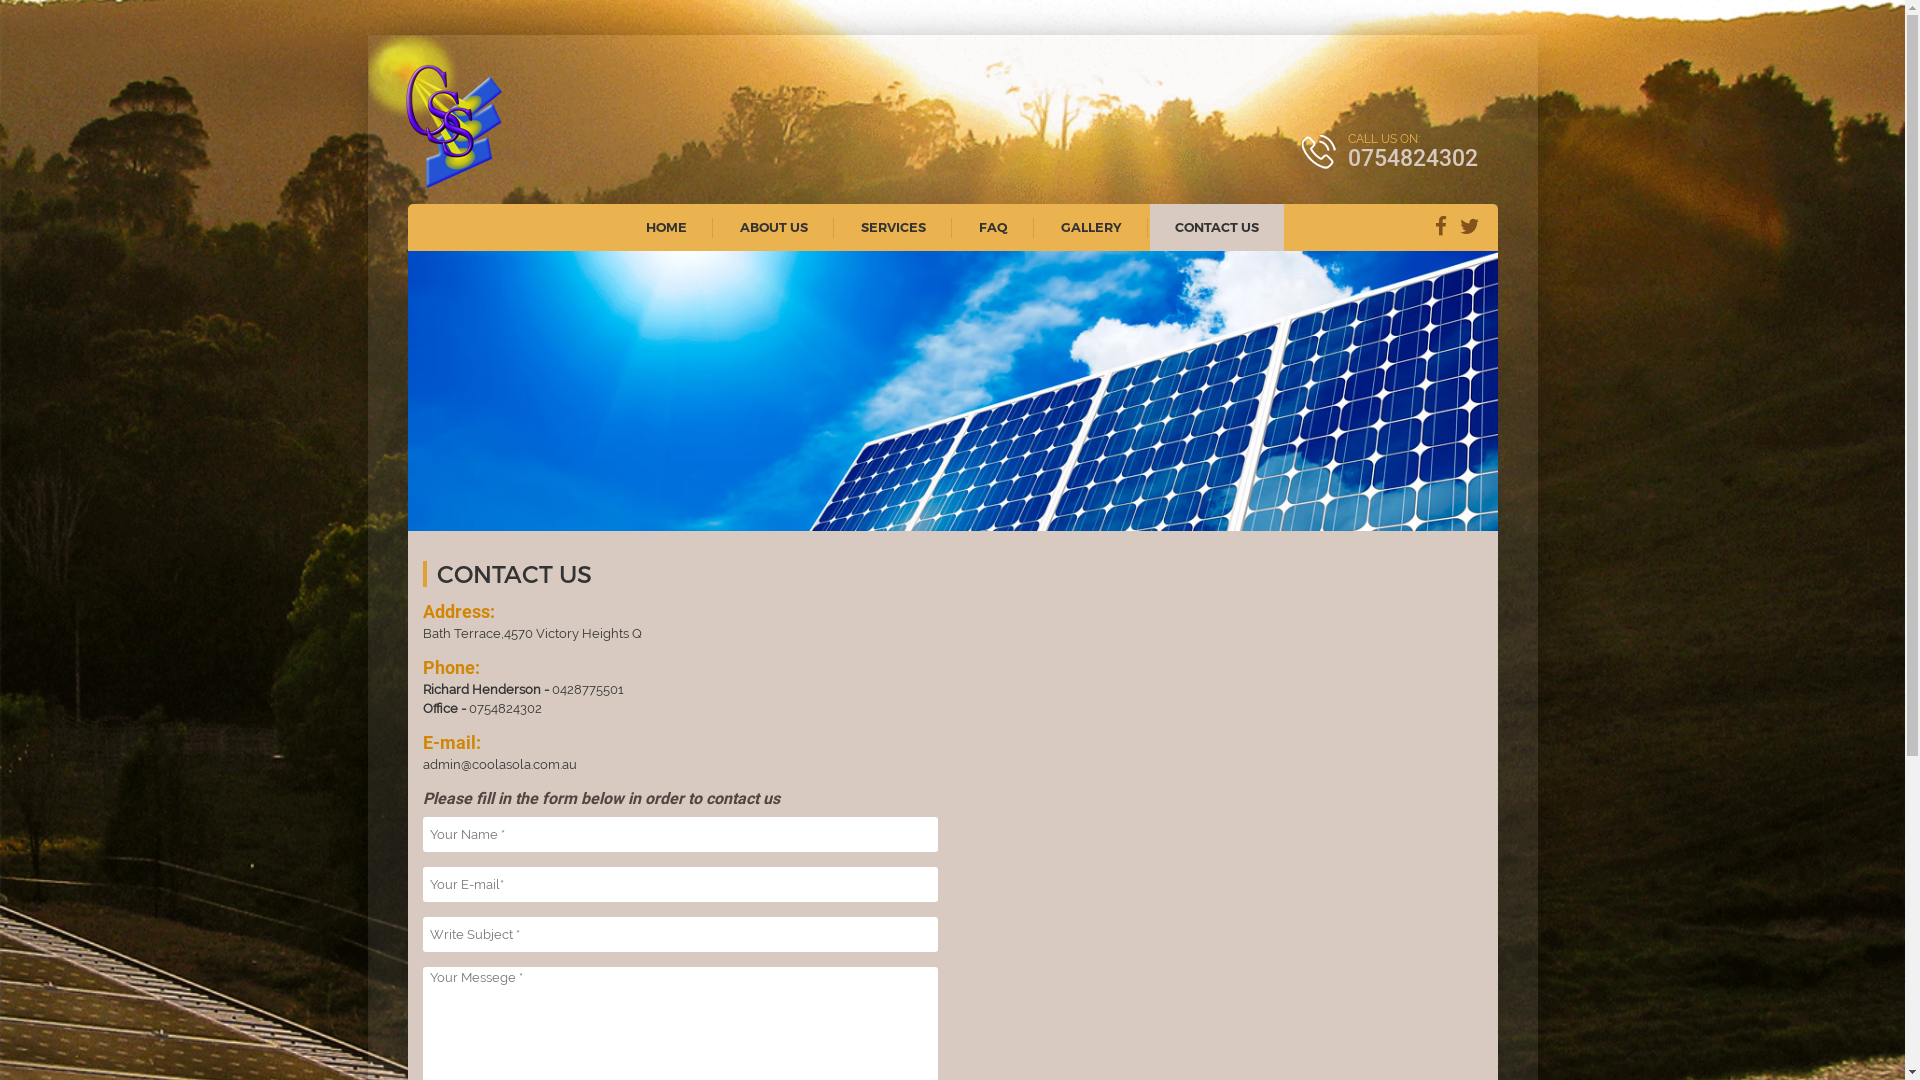  What do you see at coordinates (772, 226) in the screenshot?
I see `'ABOUT US'` at bounding box center [772, 226].